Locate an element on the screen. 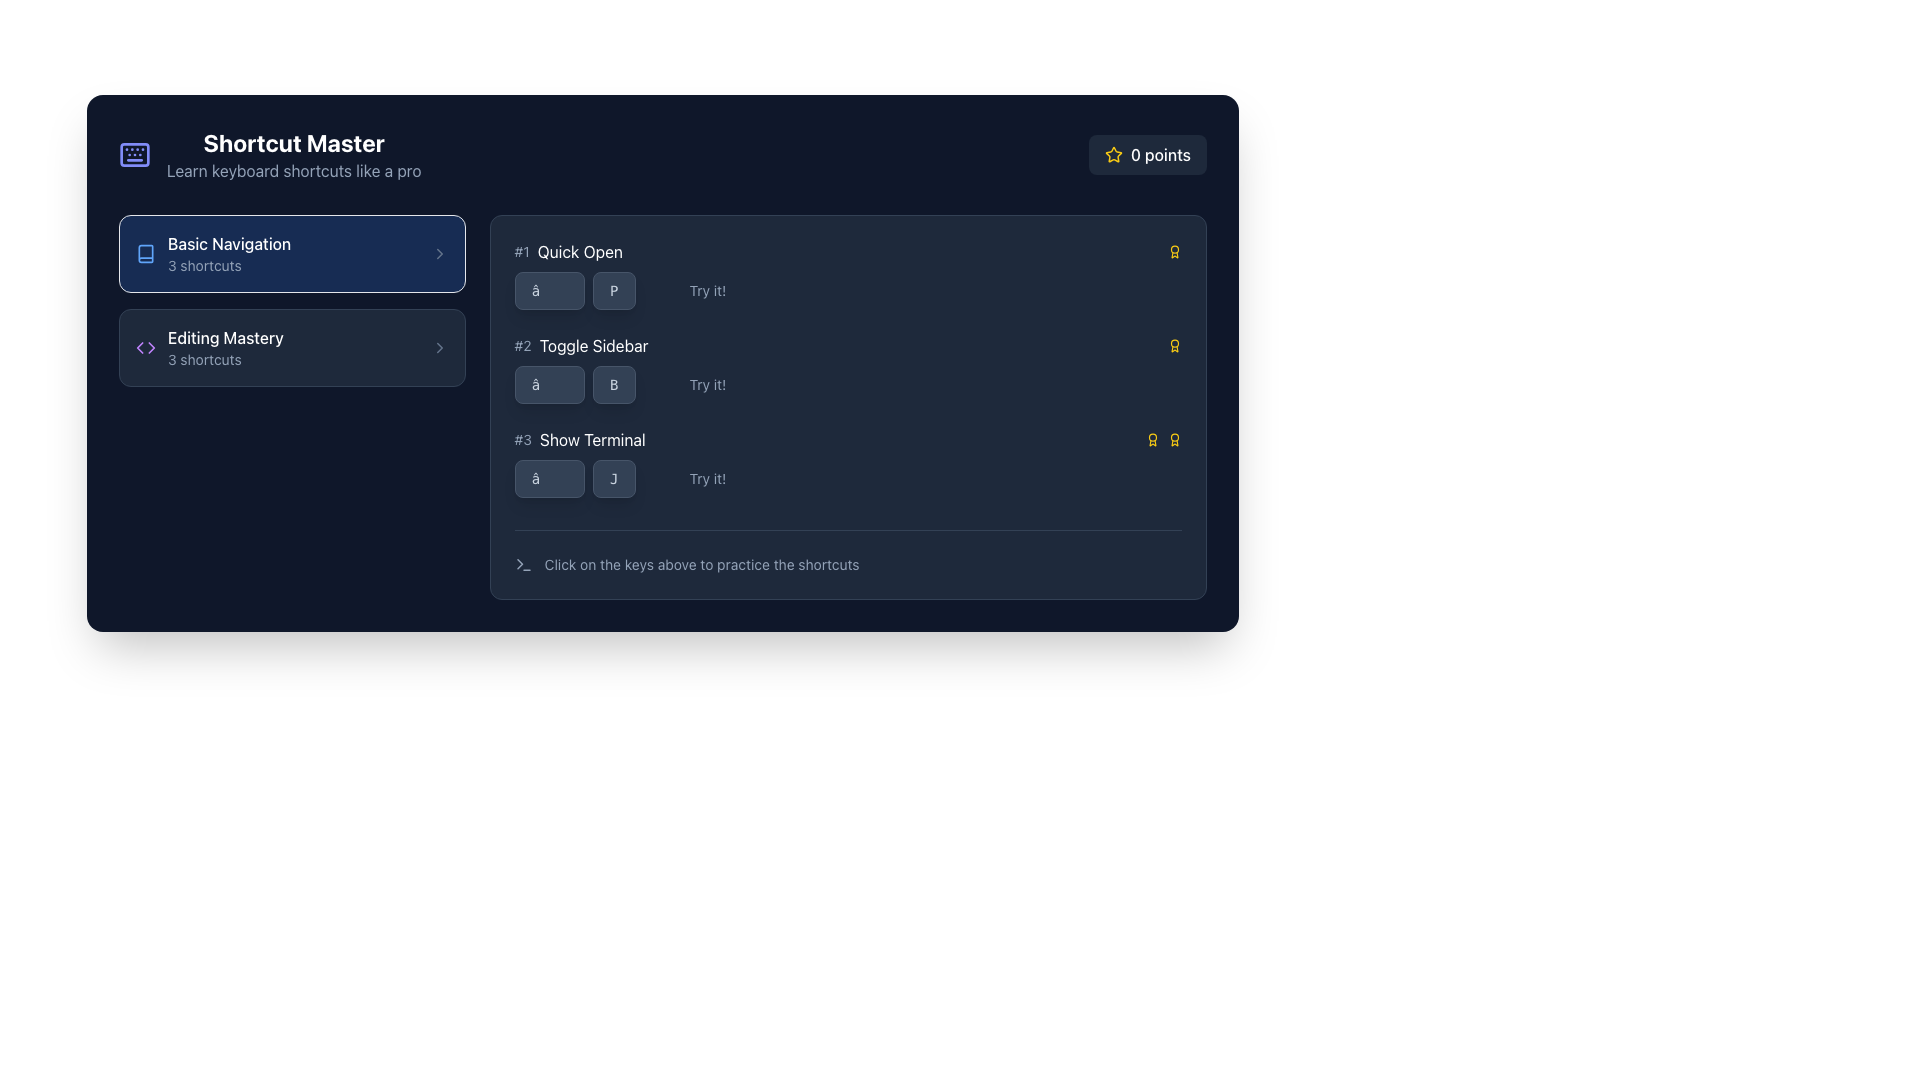 The width and height of the screenshot is (1920, 1080). the label '#2 Toggle Sidebar' which is the second item in a vertically arranged list within a dark-themed interface is located at coordinates (580, 345).